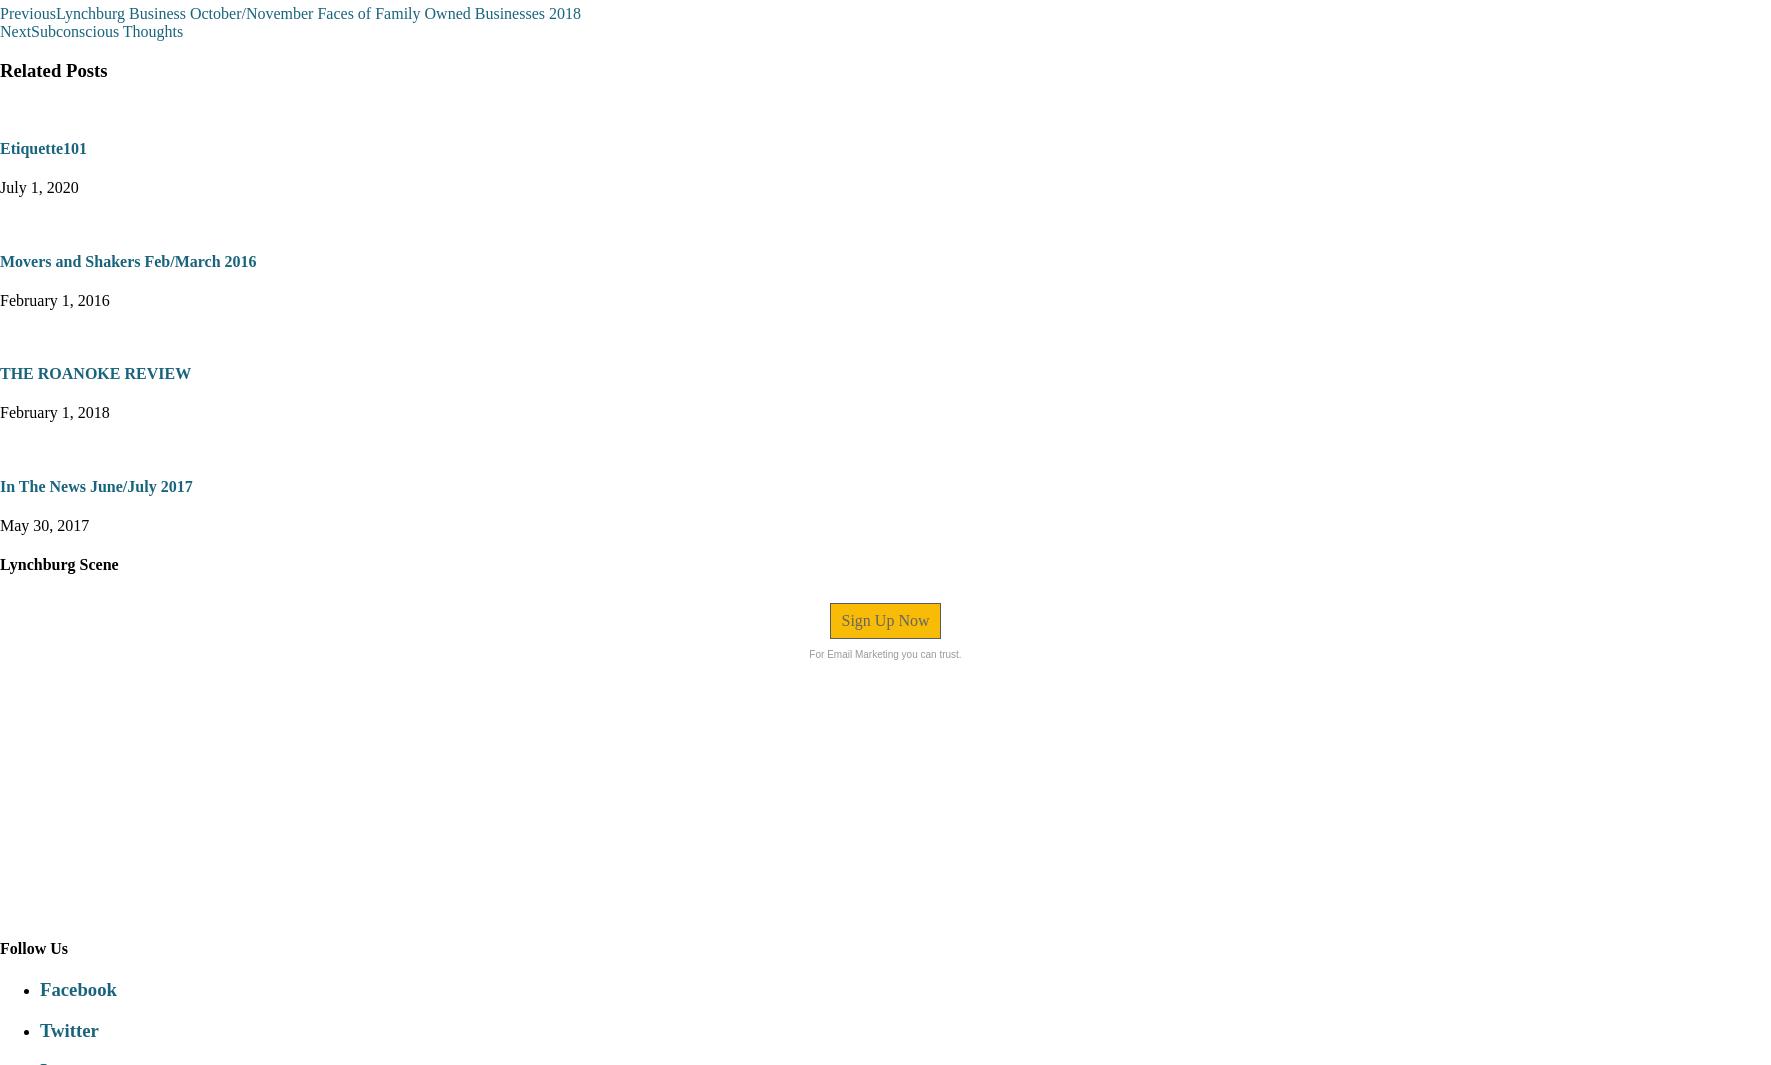 This screenshot has height=1065, width=1771. I want to click on 'Previous', so click(26, 12).